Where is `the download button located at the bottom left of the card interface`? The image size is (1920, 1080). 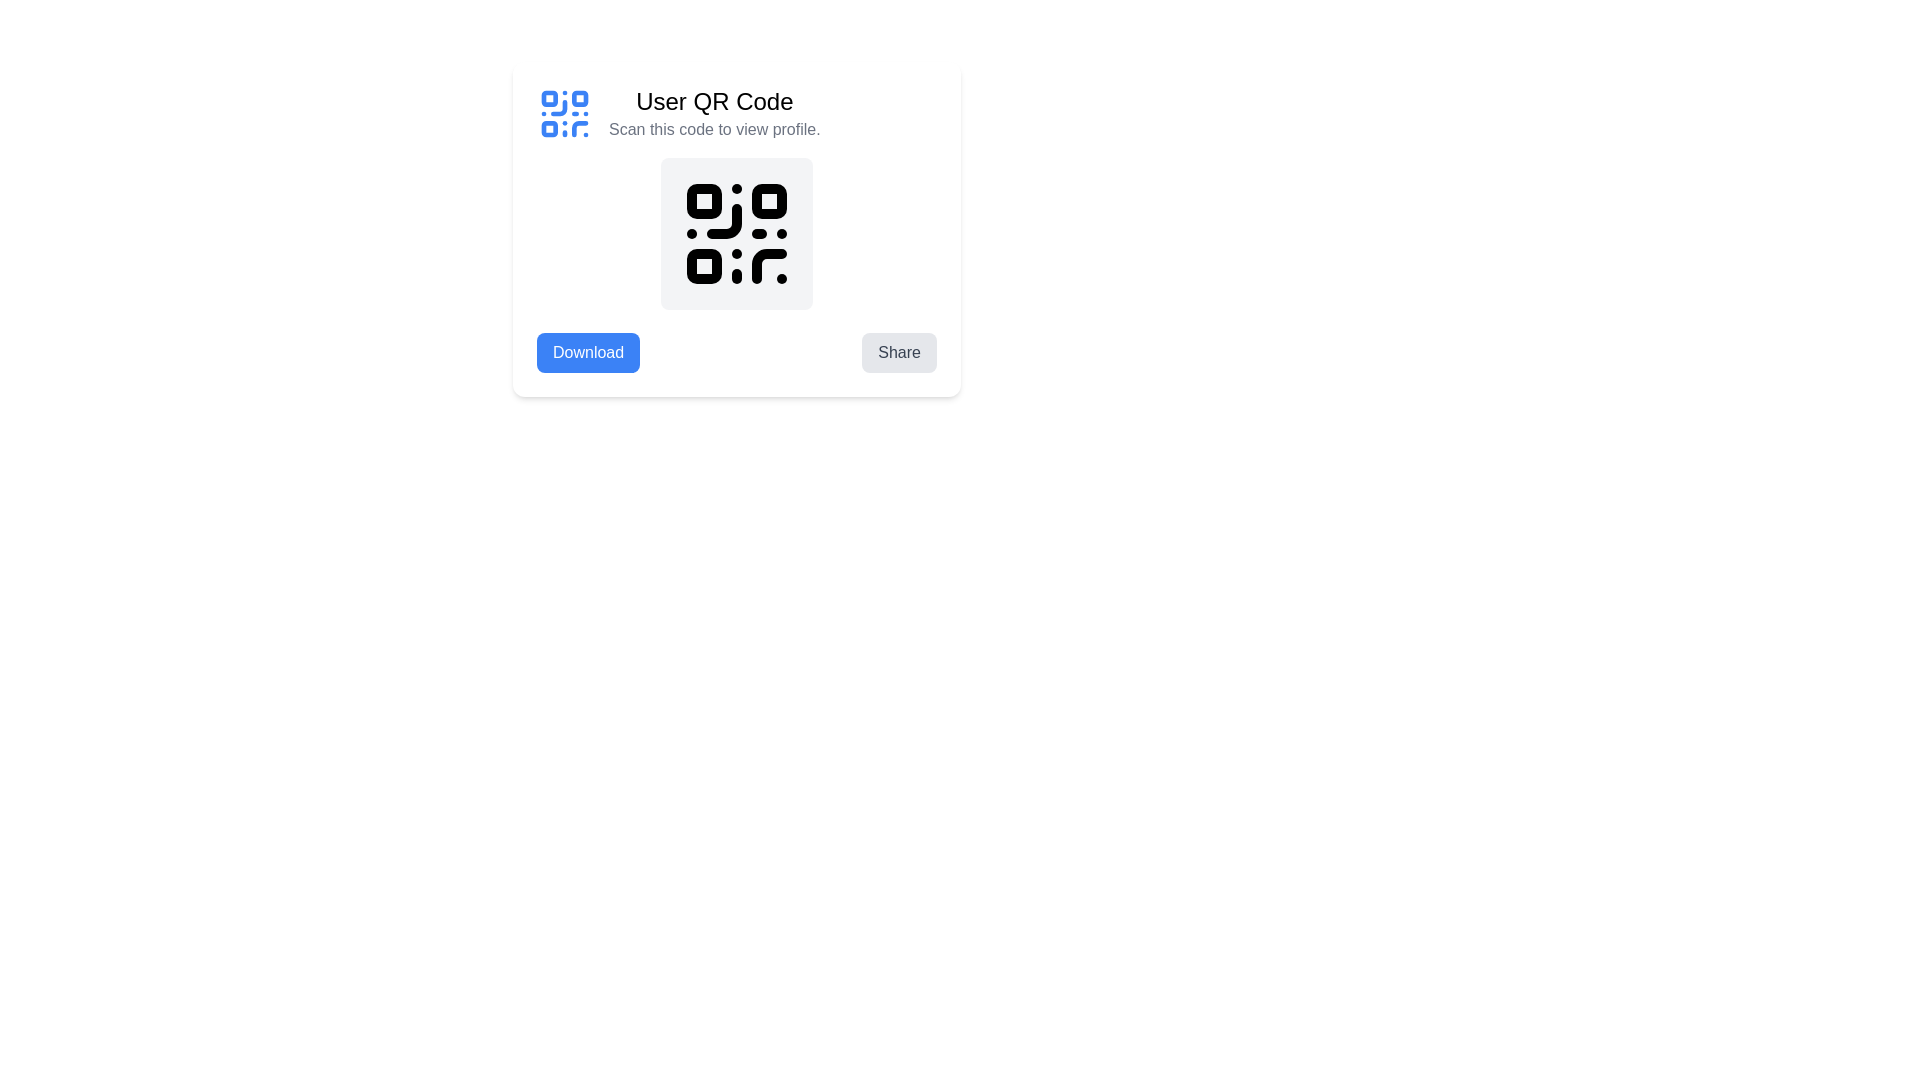 the download button located at the bottom left of the card interface is located at coordinates (587, 352).